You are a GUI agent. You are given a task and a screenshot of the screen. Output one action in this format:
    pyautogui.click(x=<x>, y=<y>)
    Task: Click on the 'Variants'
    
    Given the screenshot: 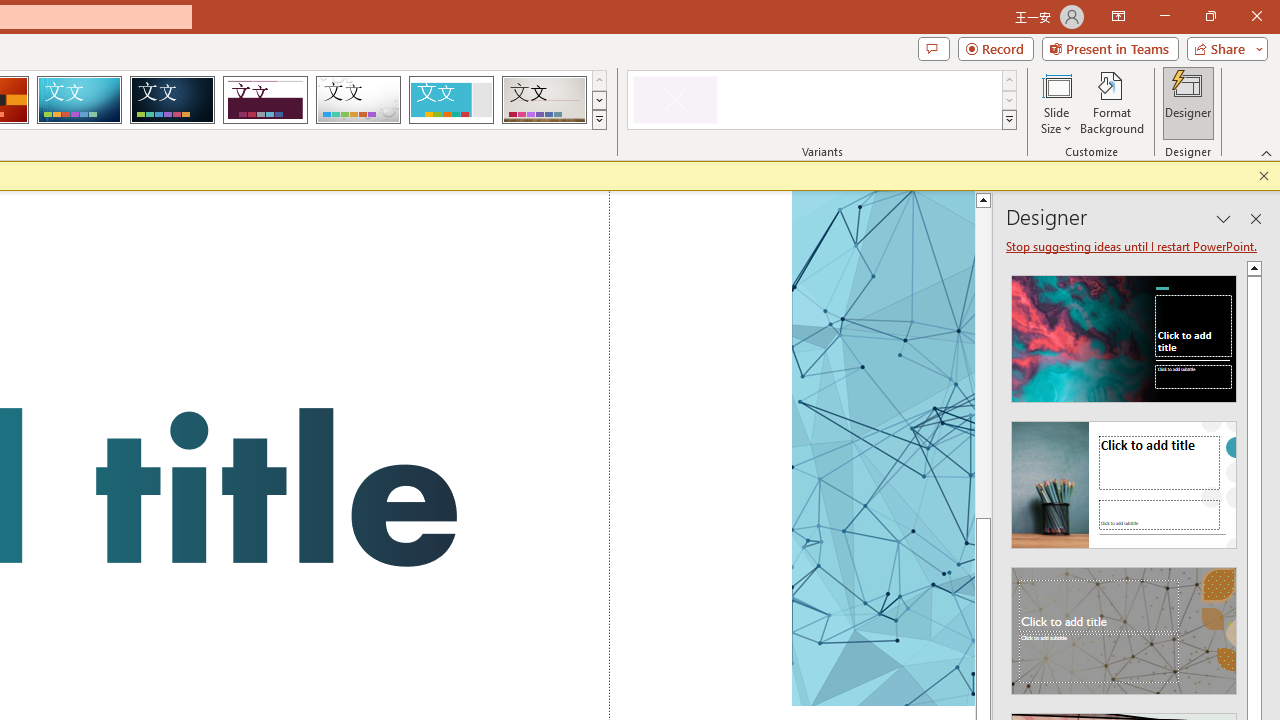 What is the action you would take?
    pyautogui.click(x=1009, y=120)
    